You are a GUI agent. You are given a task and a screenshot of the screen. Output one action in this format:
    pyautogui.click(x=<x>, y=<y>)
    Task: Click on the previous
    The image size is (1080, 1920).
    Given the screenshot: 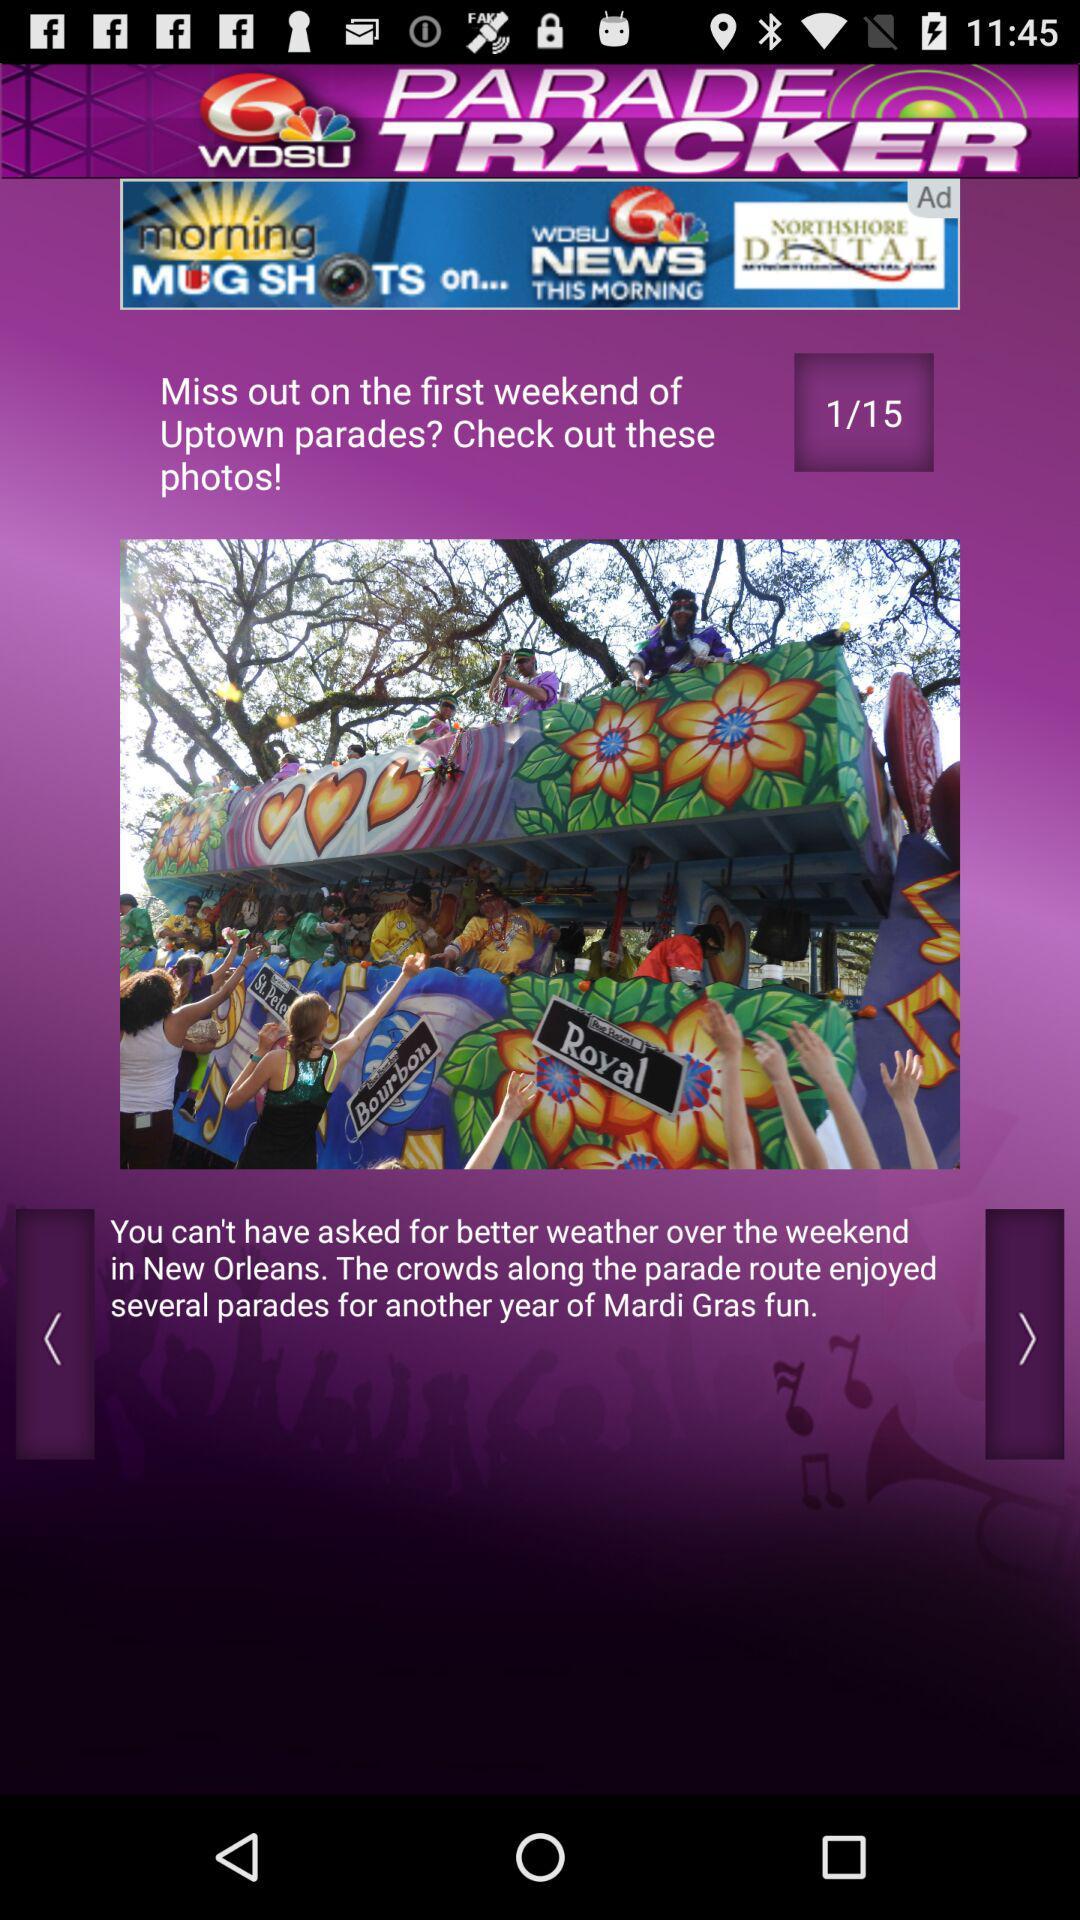 What is the action you would take?
    pyautogui.click(x=54, y=1334)
    